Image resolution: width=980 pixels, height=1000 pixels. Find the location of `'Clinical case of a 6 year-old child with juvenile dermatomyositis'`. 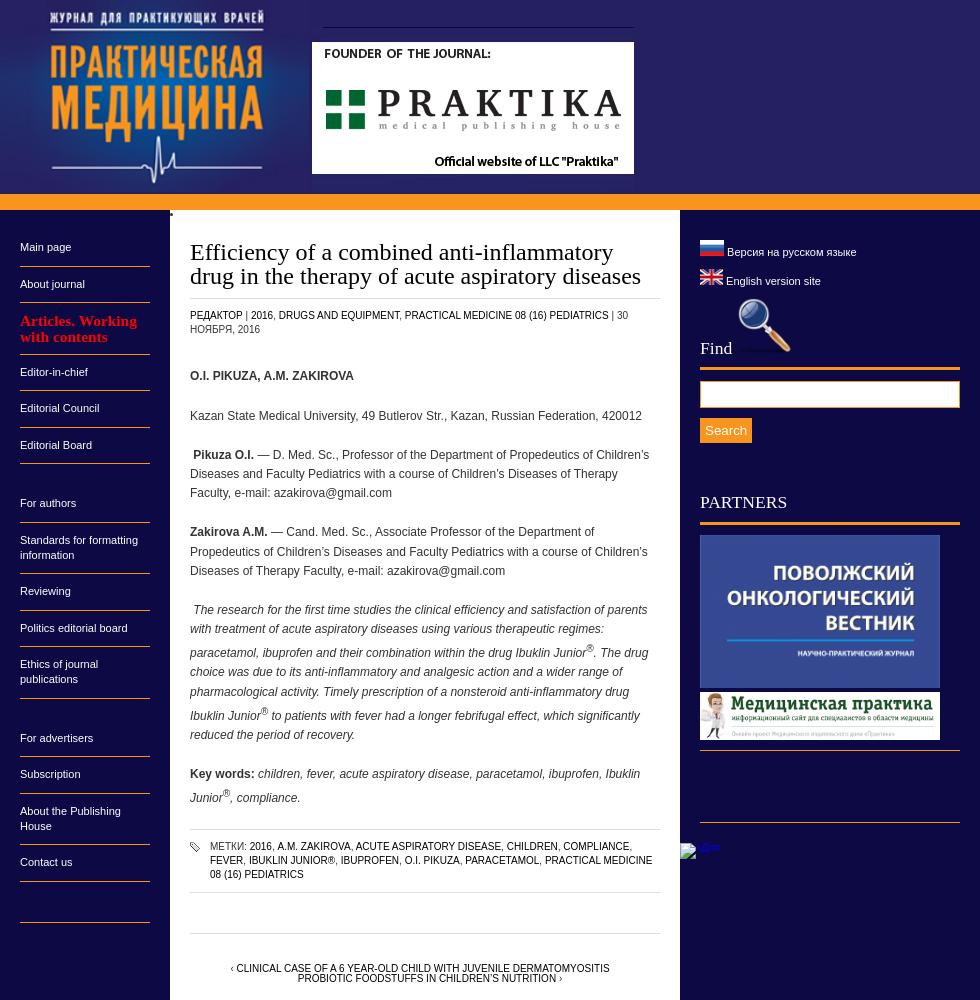

'Clinical case of a 6 year-old child with juvenile dermatomyositis' is located at coordinates (235, 966).